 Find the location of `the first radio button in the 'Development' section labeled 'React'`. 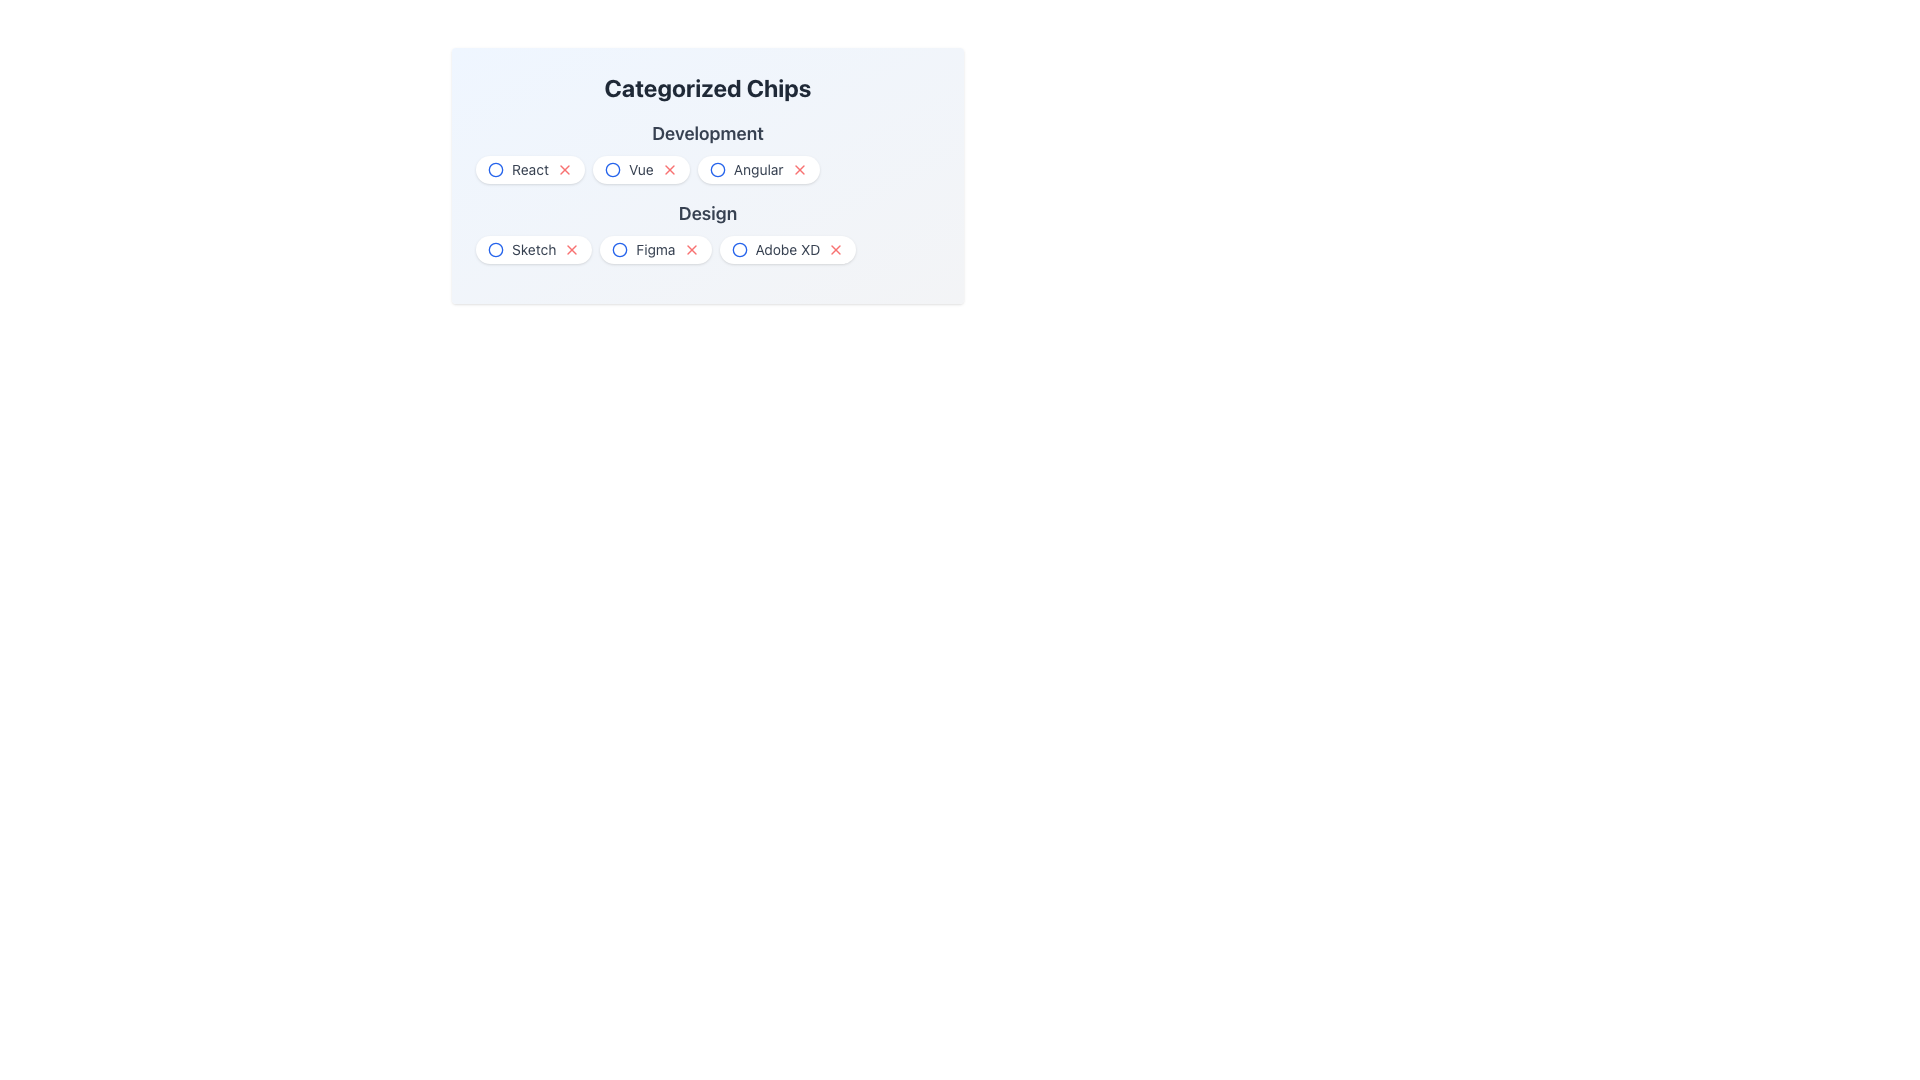

the first radio button in the 'Development' section labeled 'React' is located at coordinates (495, 168).